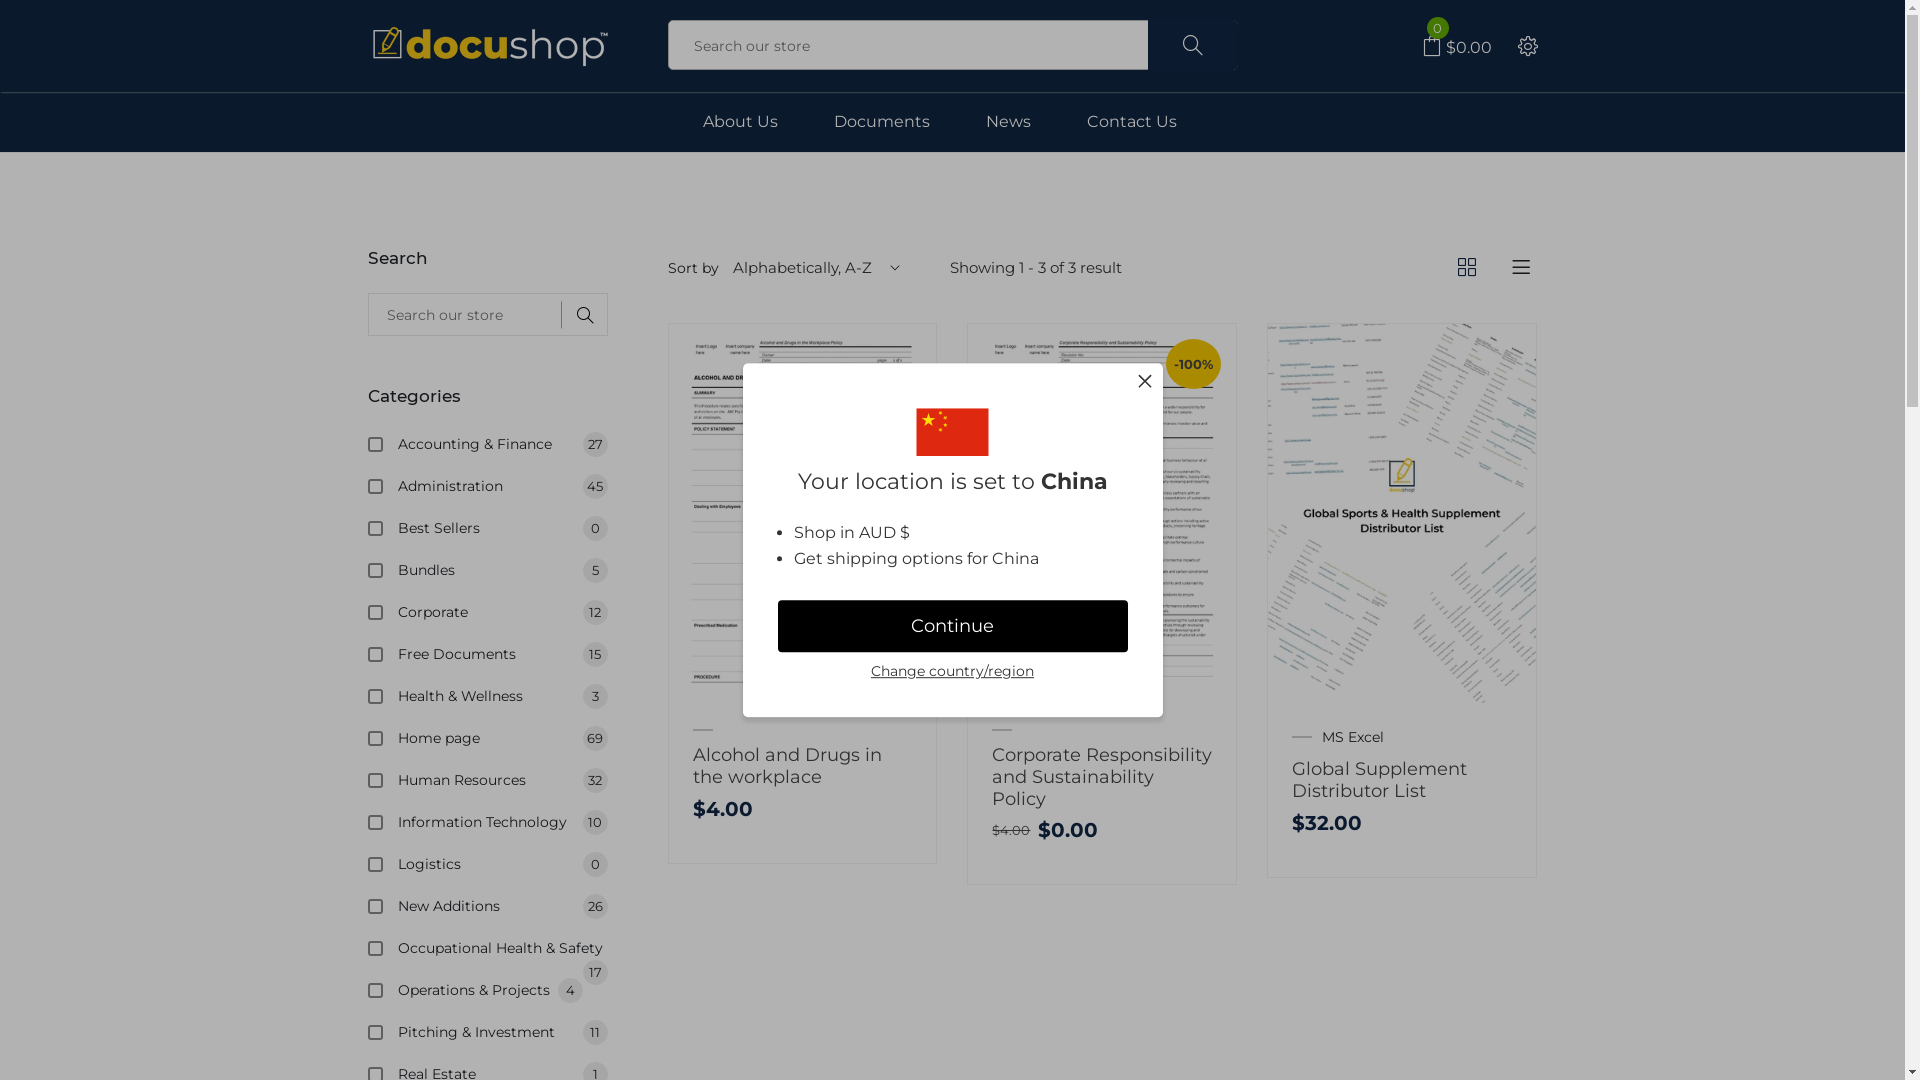 Image resolution: width=1920 pixels, height=1080 pixels. I want to click on '0, so click(1457, 46).